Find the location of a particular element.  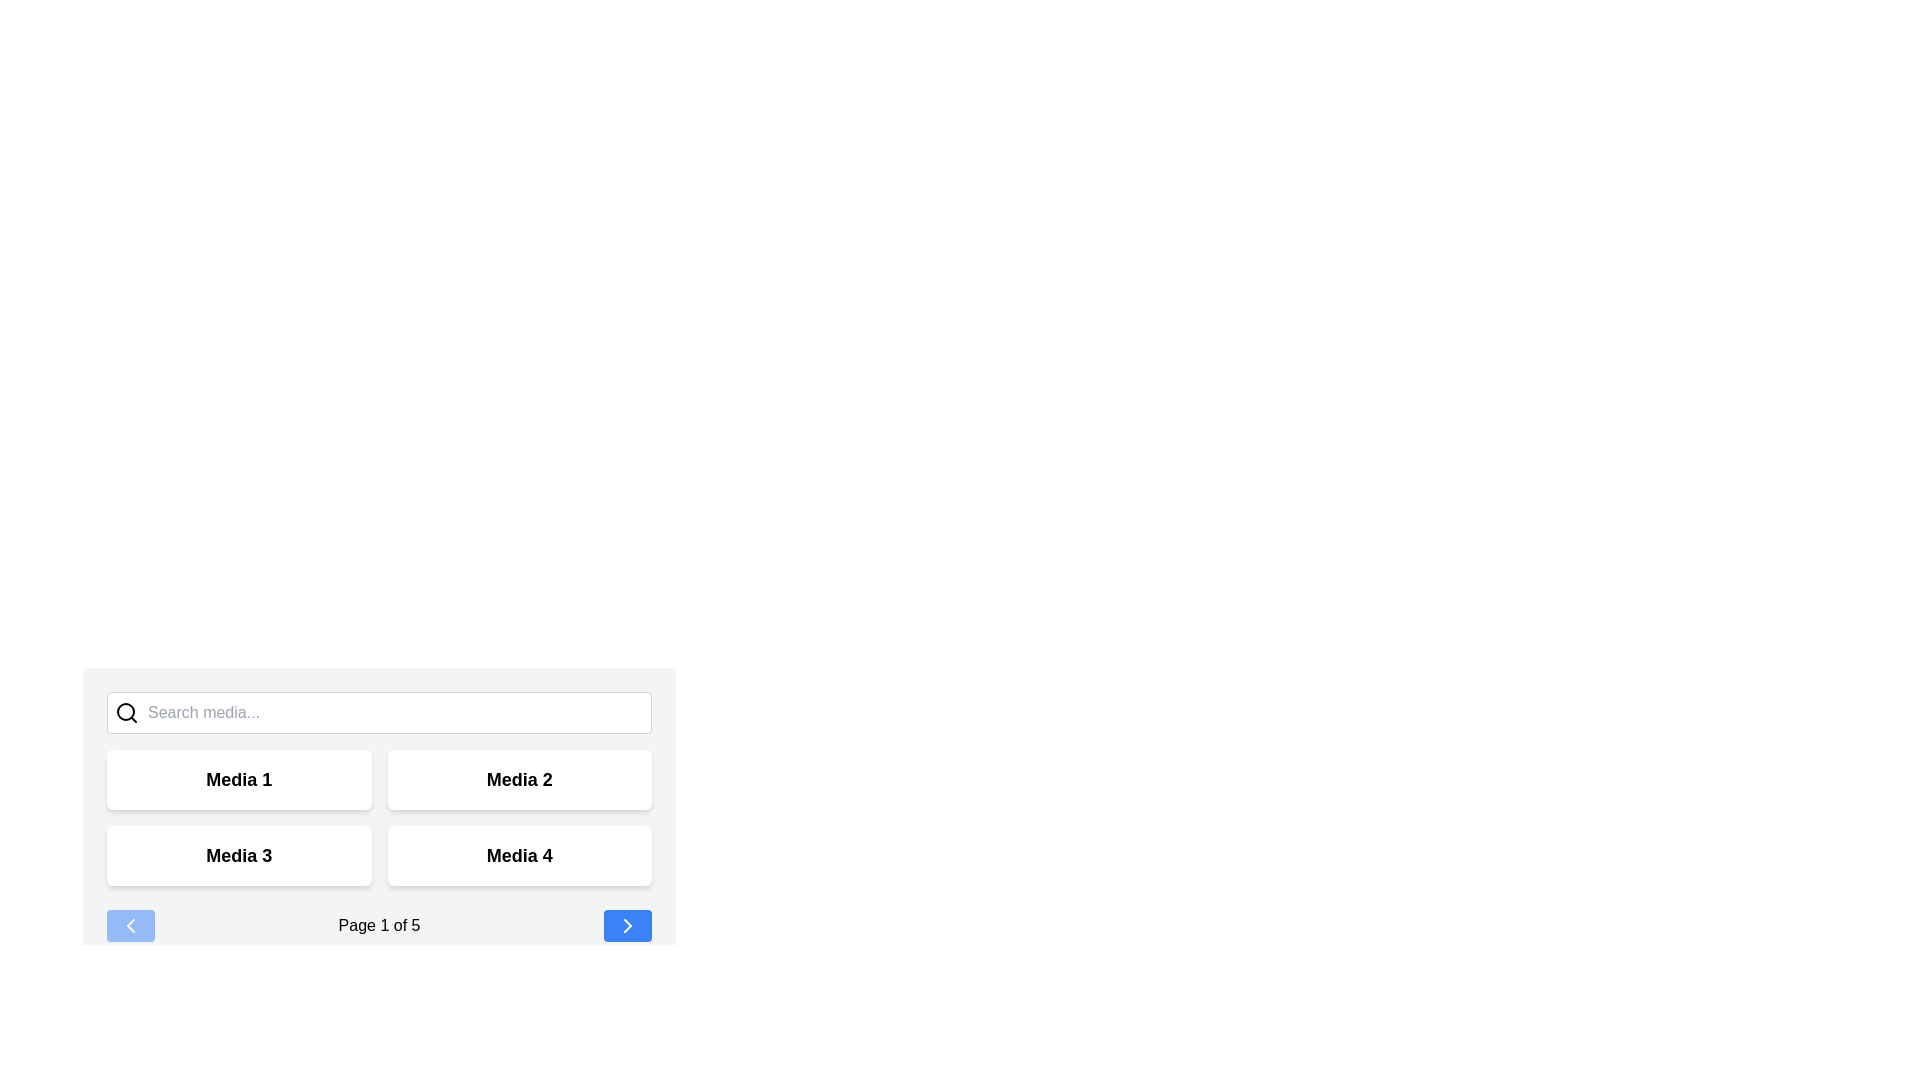

the right-pointing arrow icon button located in the rectangular blue button with rounded corners is located at coordinates (627, 925).